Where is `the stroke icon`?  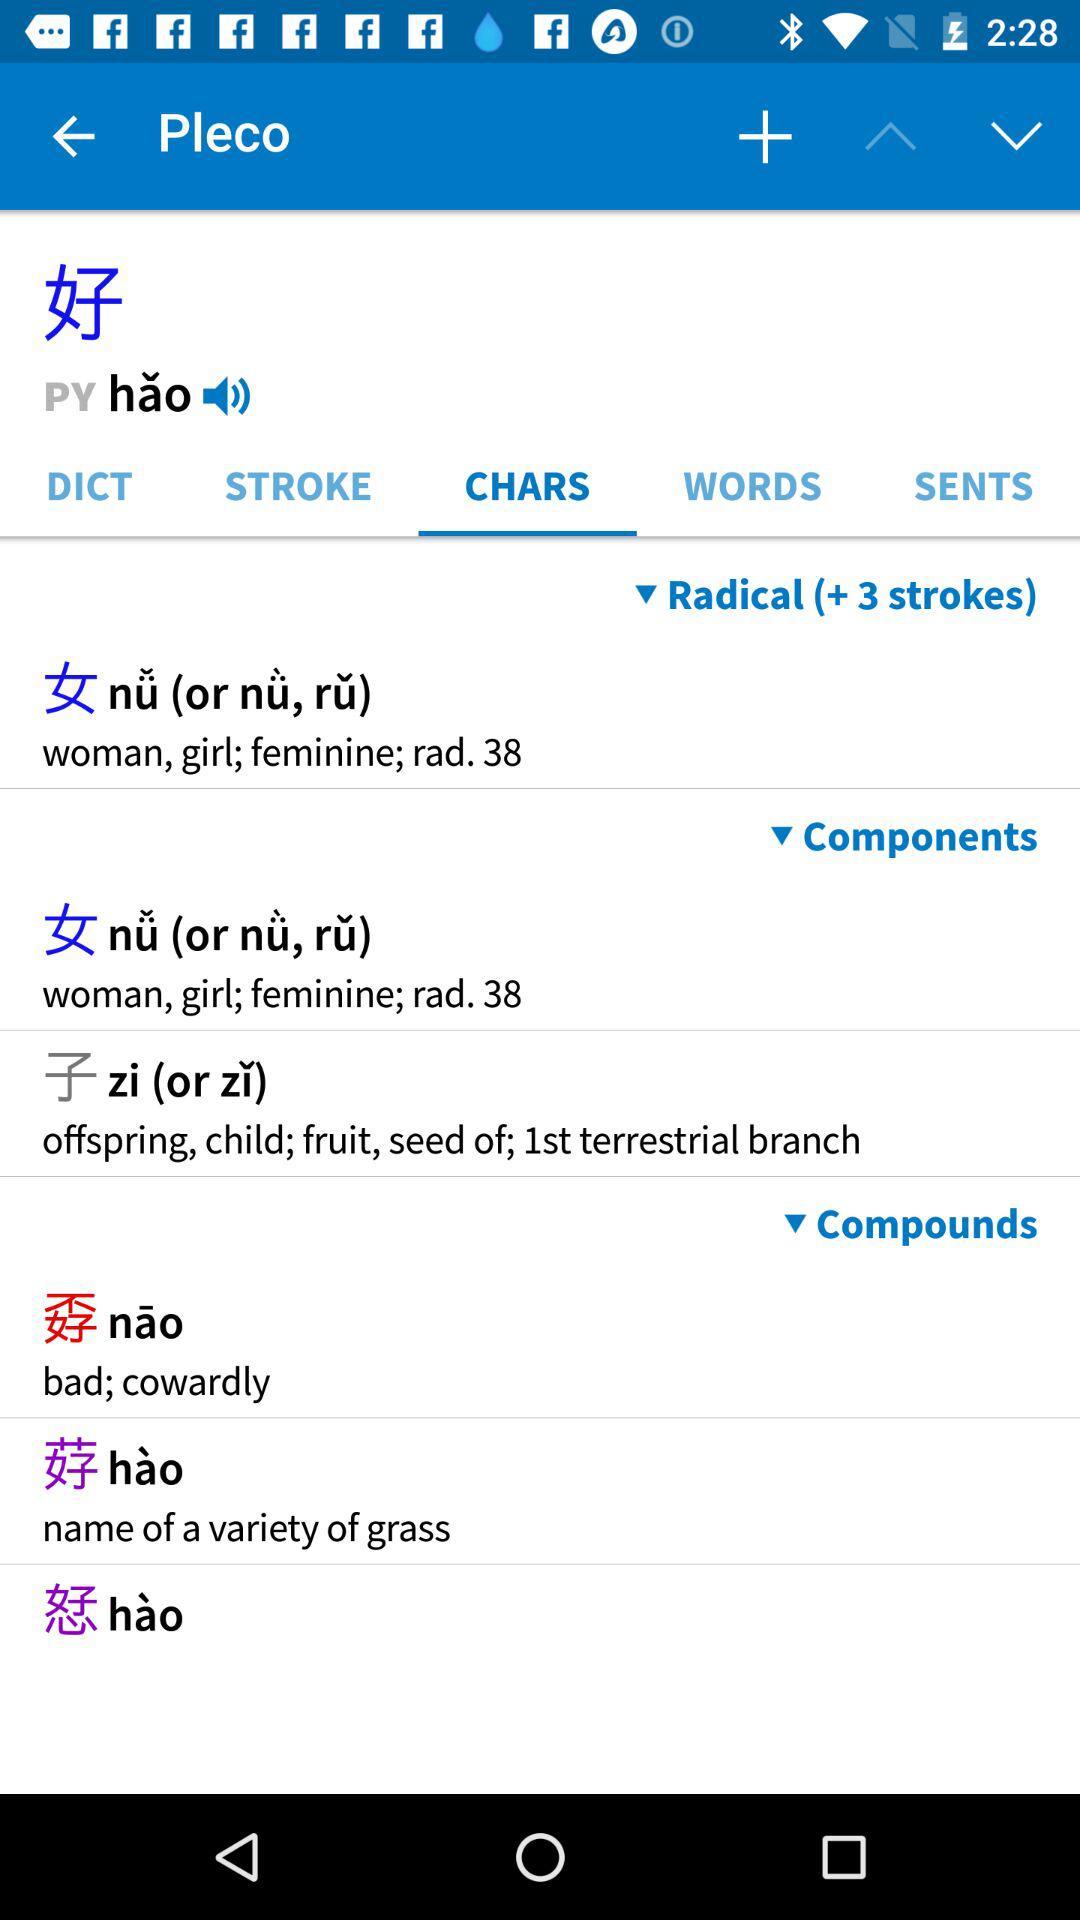 the stroke icon is located at coordinates (298, 483).